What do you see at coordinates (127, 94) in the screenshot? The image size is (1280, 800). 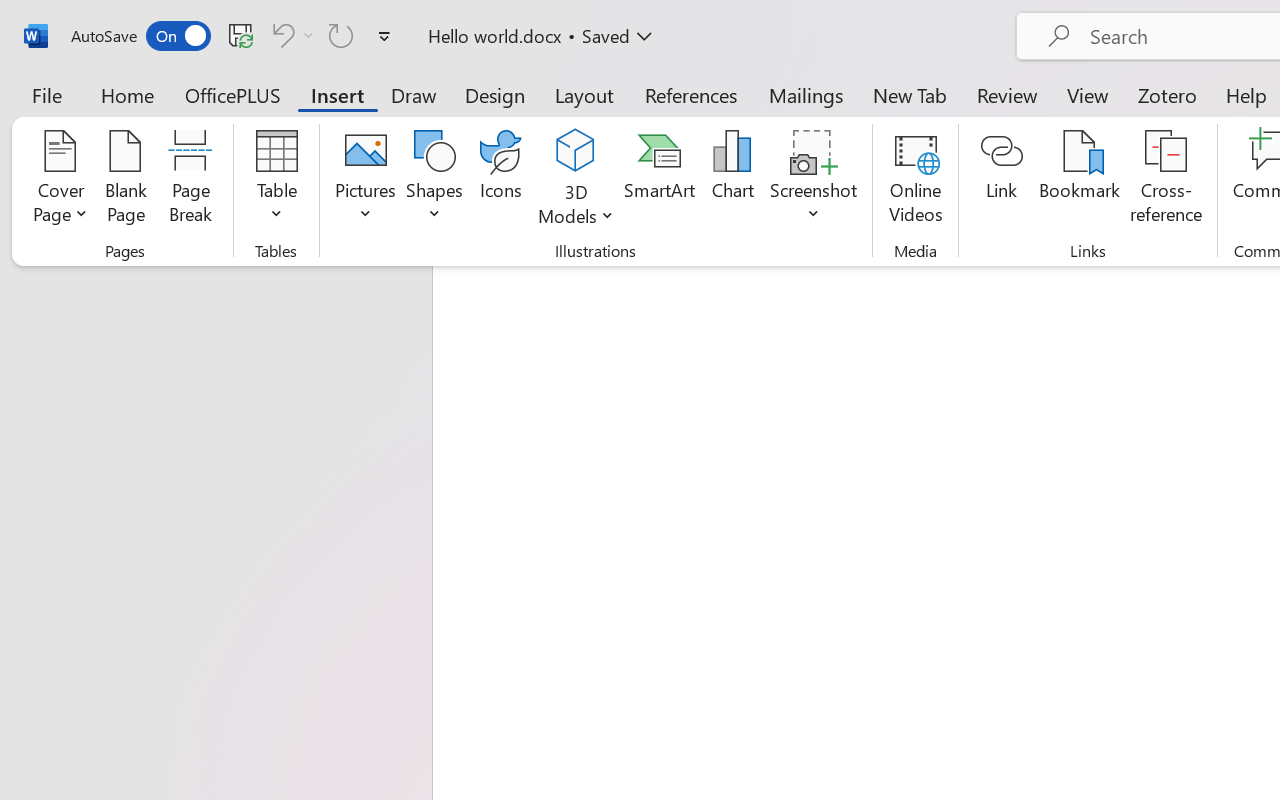 I see `'Home'` at bounding box center [127, 94].